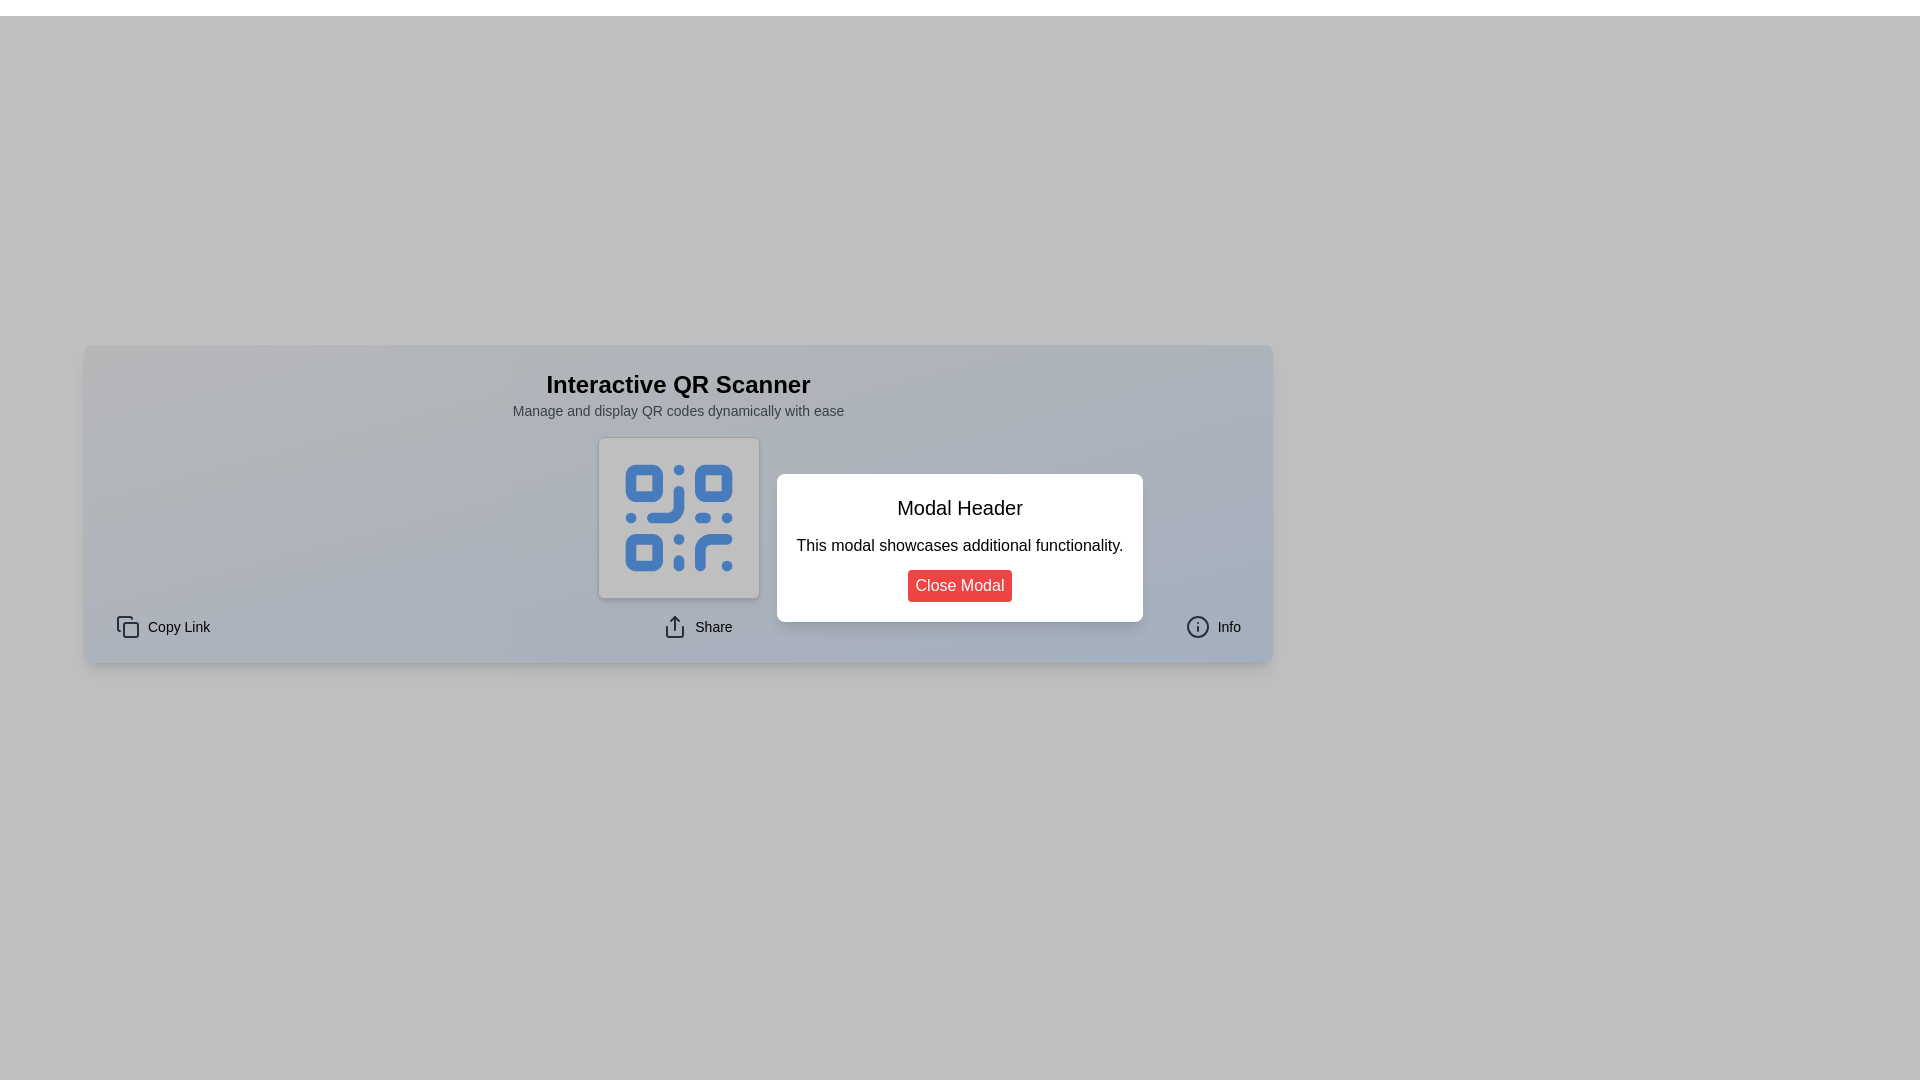  Describe the element at coordinates (678, 516) in the screenshot. I see `the decorative QR code icon located near the center-left of the 'Interactive QR Scanner' card, which is the first visual icon element within the card` at that location.